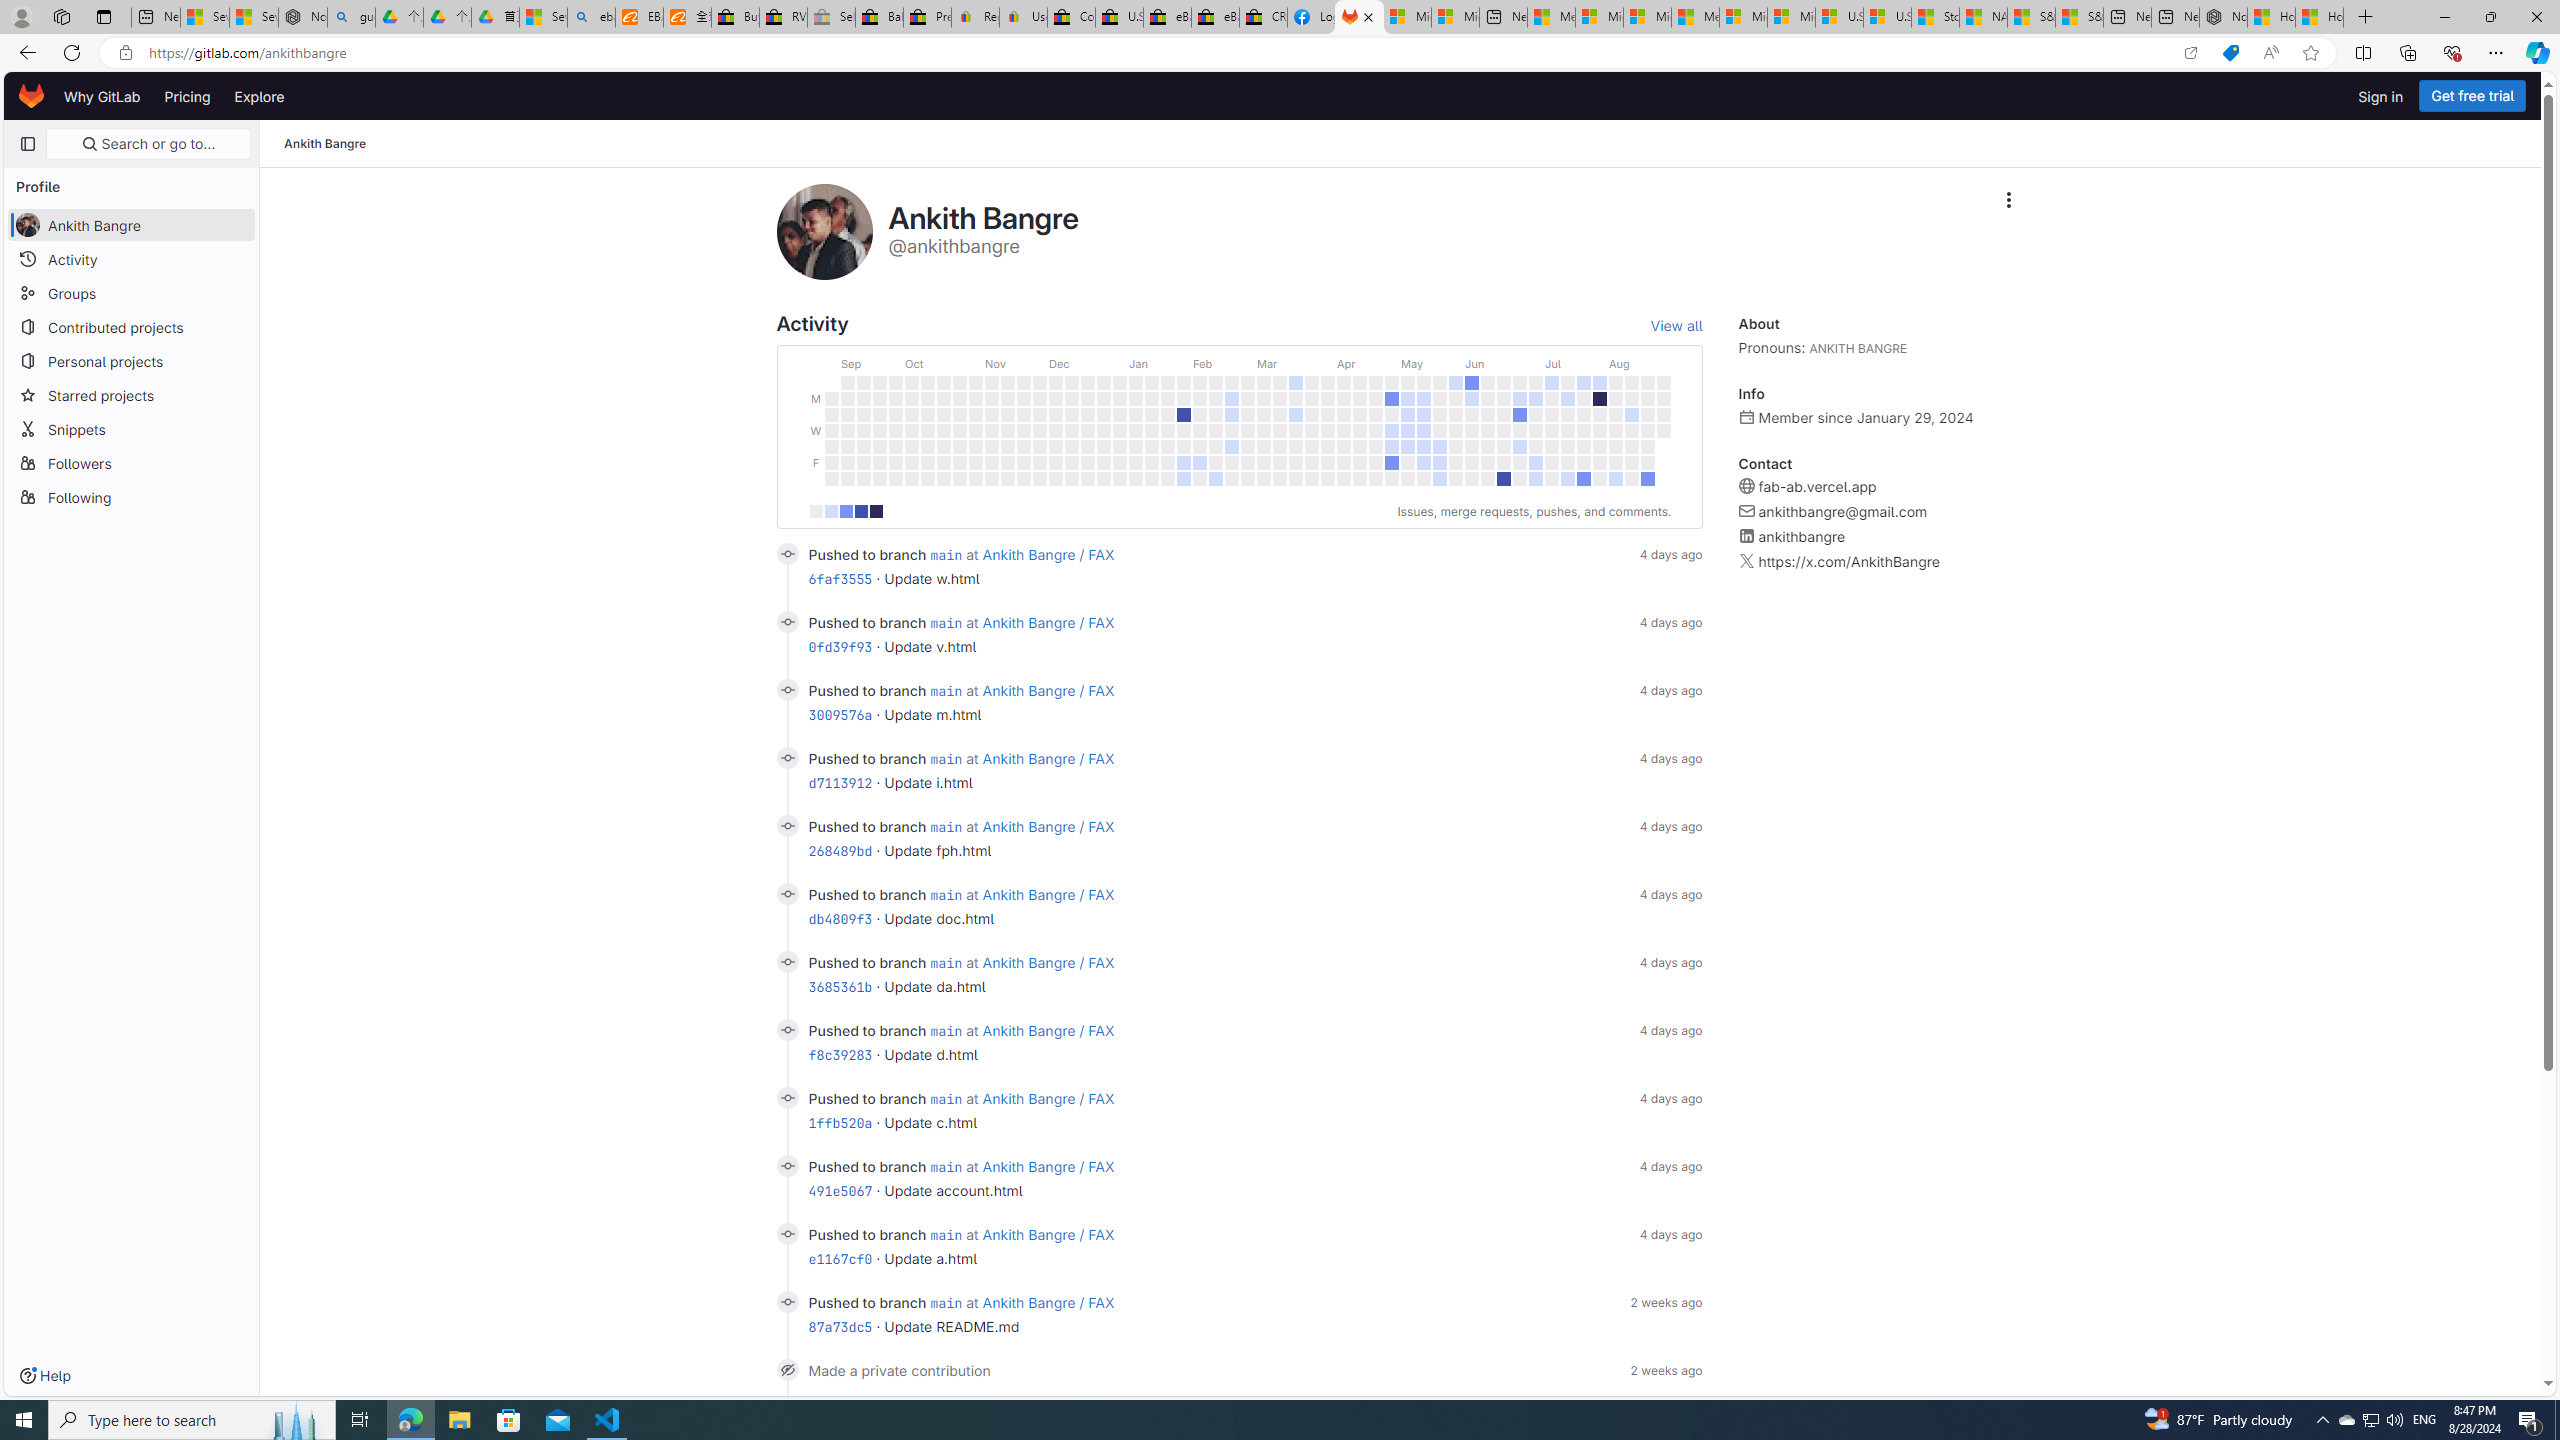  I want to click on 'Starred projects', so click(130, 394).